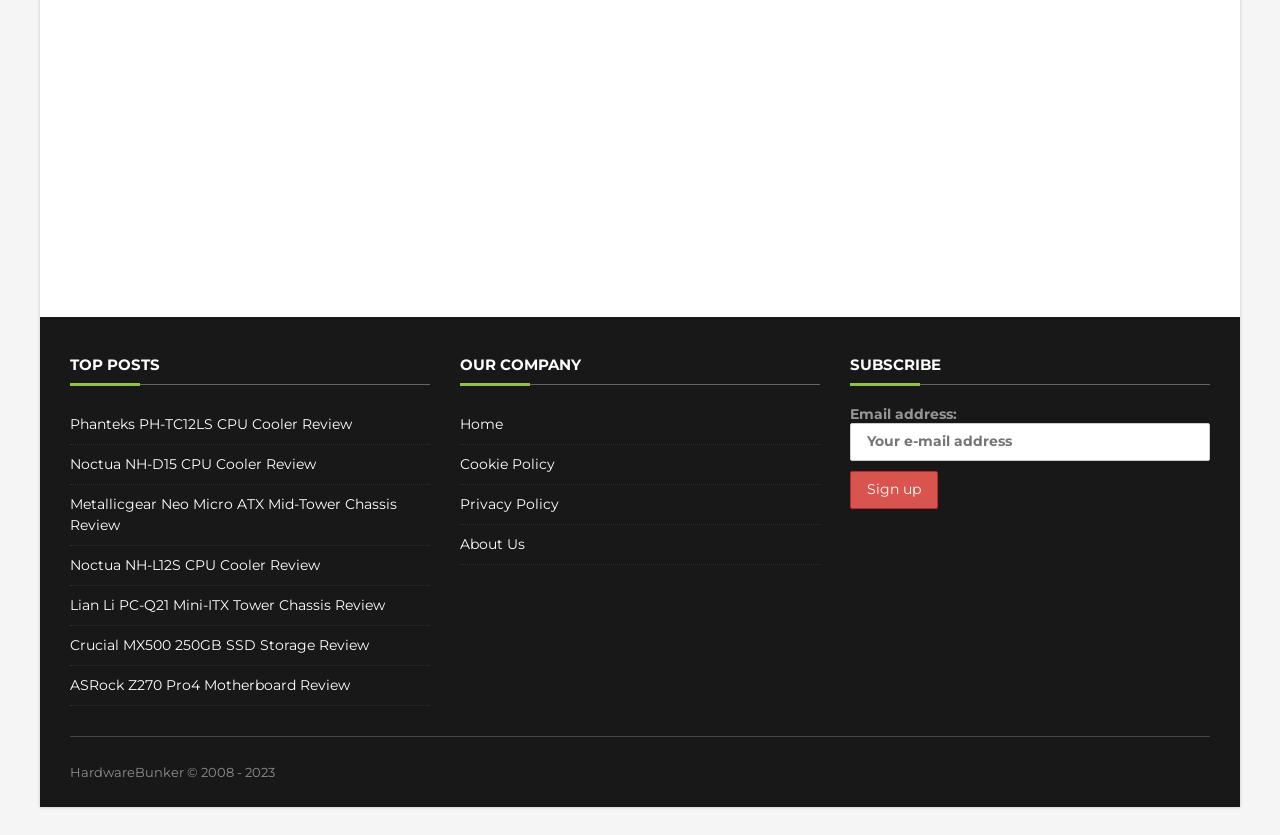 Image resolution: width=1280 pixels, height=835 pixels. Describe the element at coordinates (70, 771) in the screenshot. I see `'HardwareBunker © 2008 - 2023'` at that location.